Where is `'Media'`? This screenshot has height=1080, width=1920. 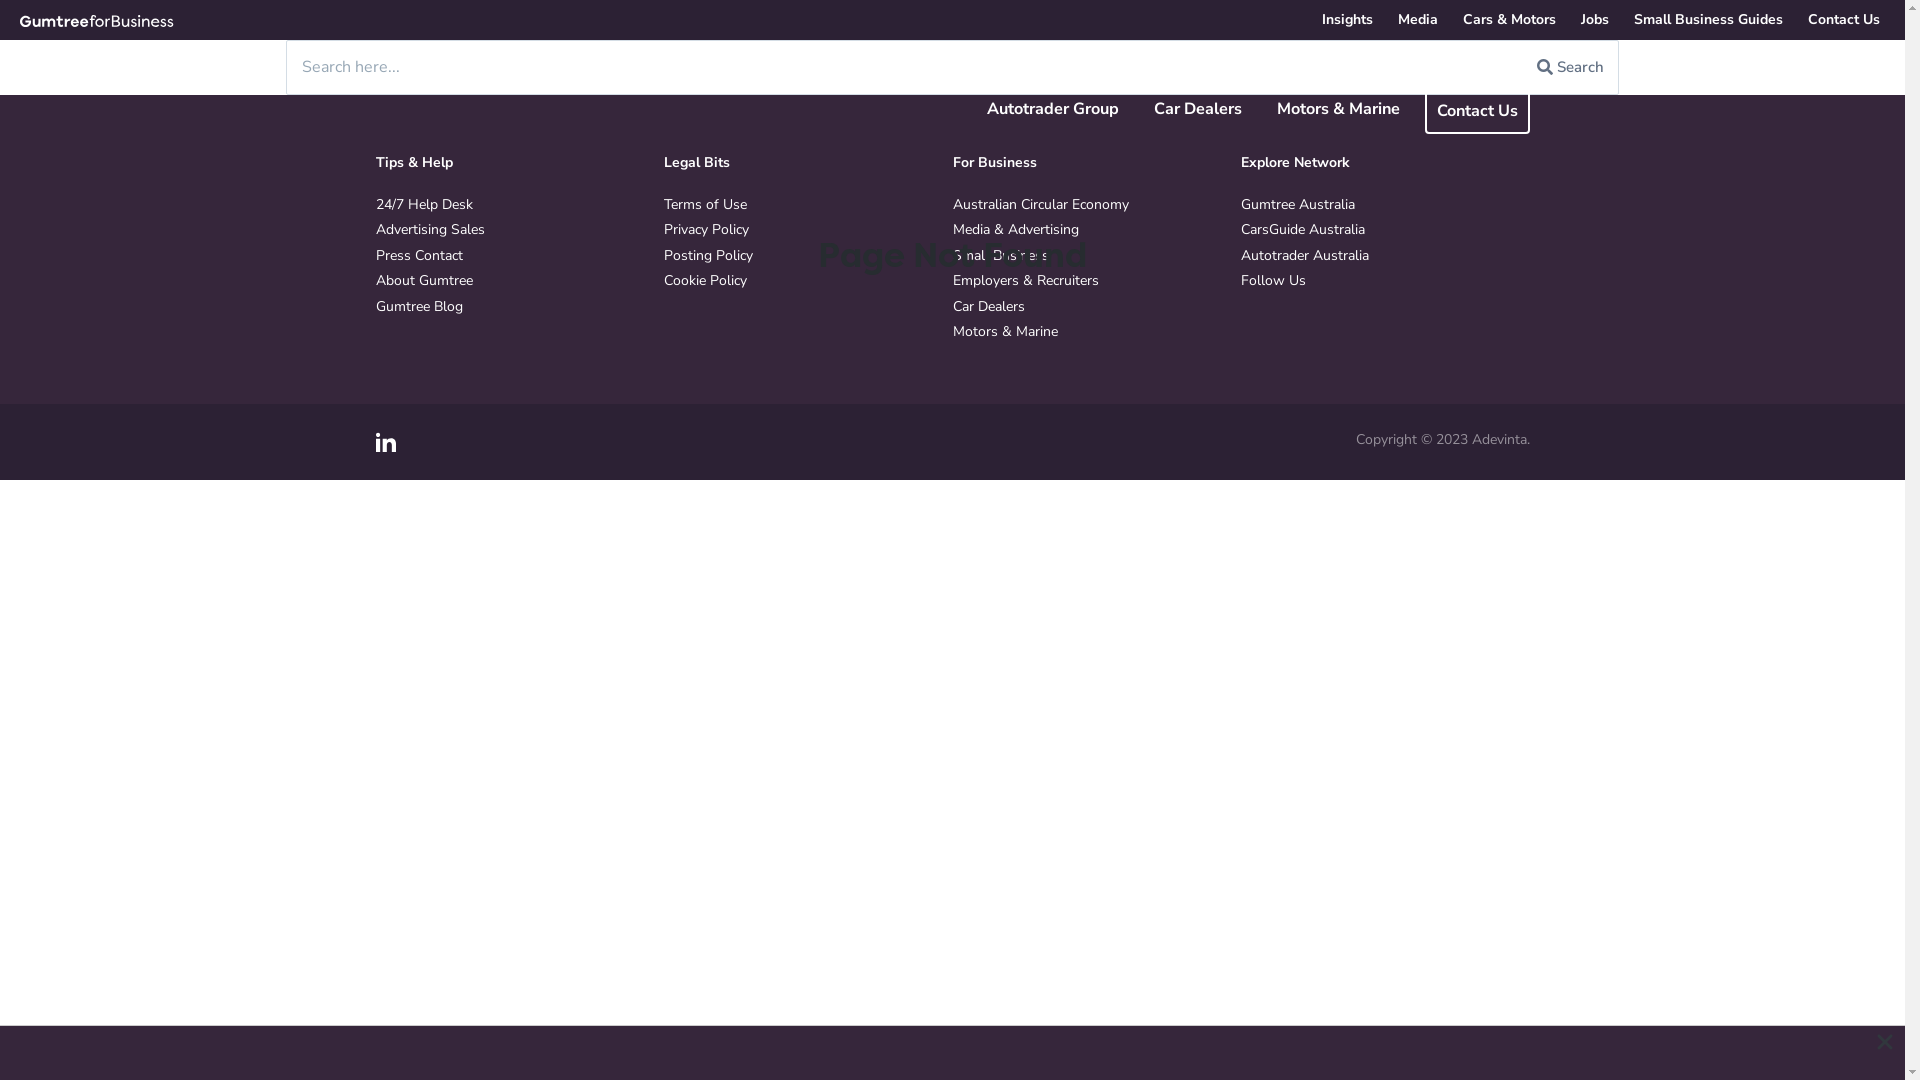
'Media' is located at coordinates (1416, 19).